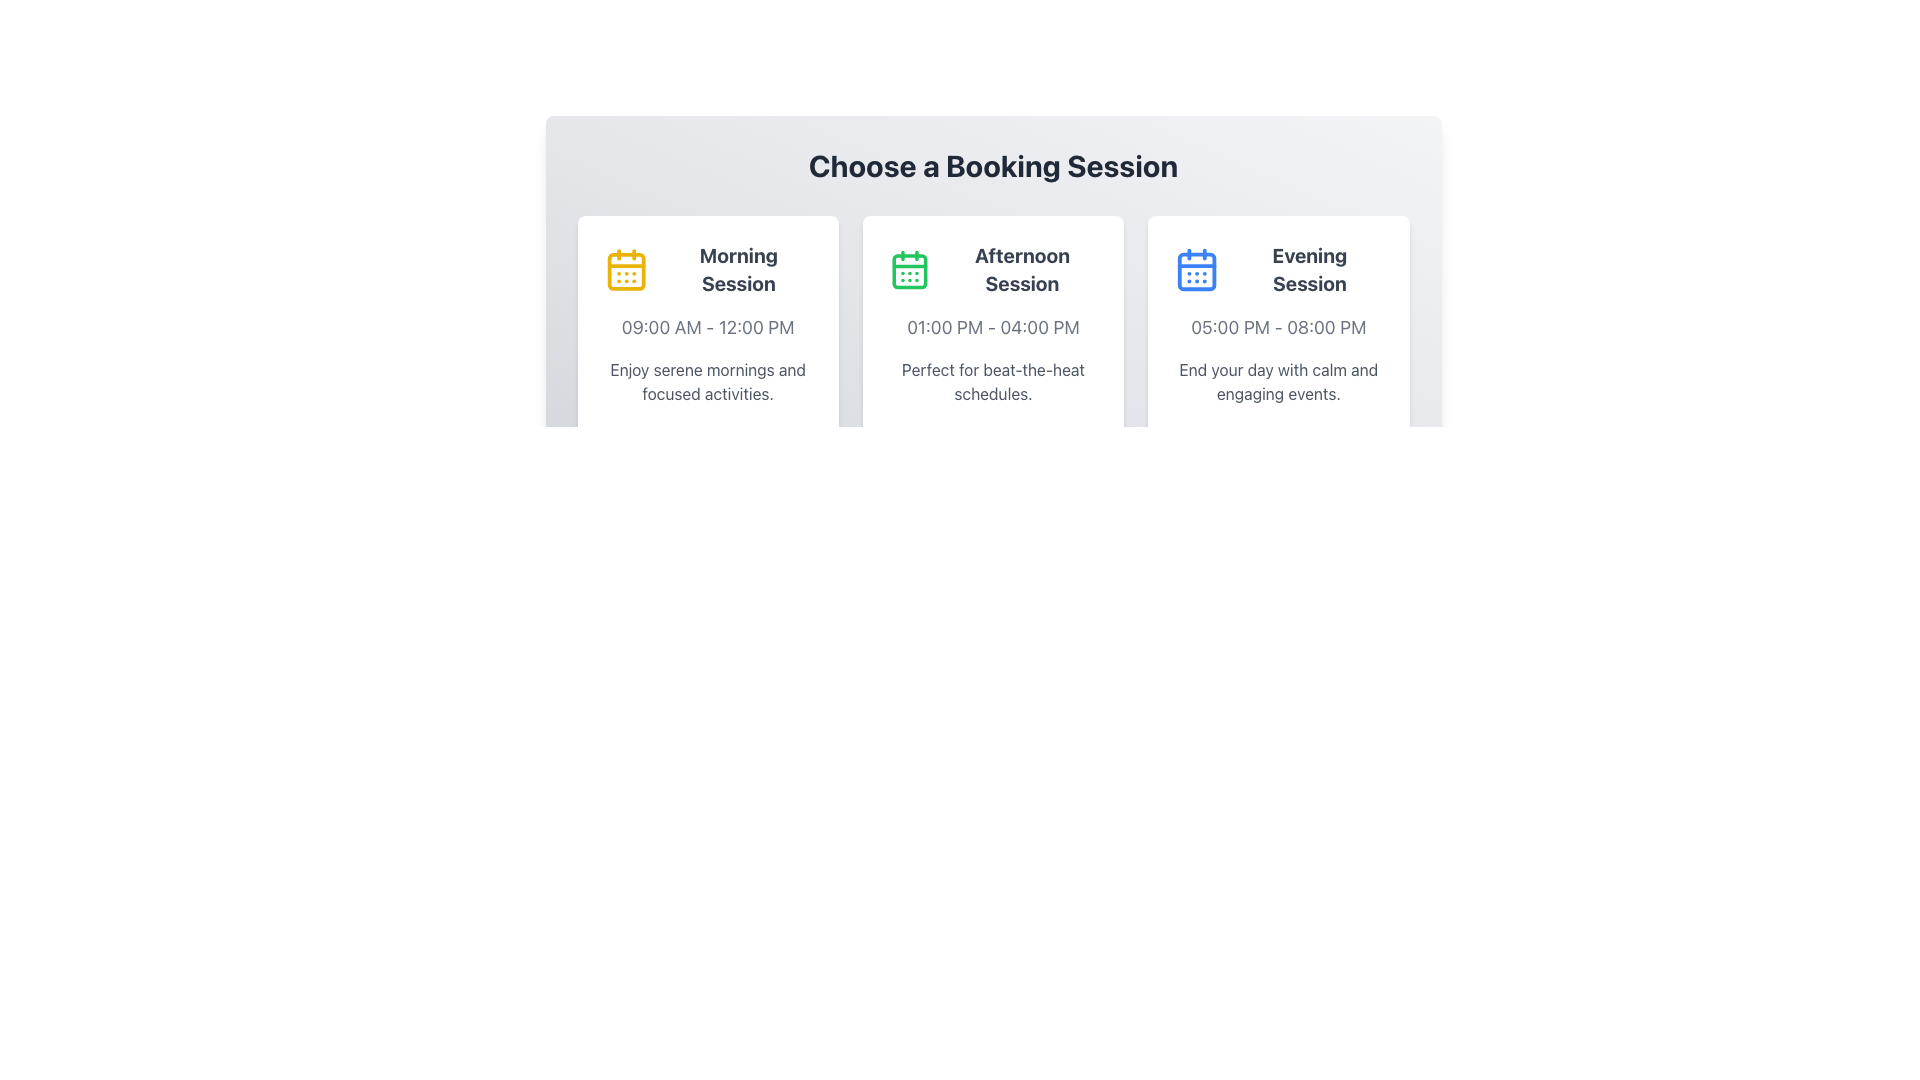  Describe the element at coordinates (908, 270) in the screenshot. I see `the green rounded calendar icon located in the 'Afternoon Session' section, which is positioned above the '01:00 PM - 04:00 PM' text` at that location.